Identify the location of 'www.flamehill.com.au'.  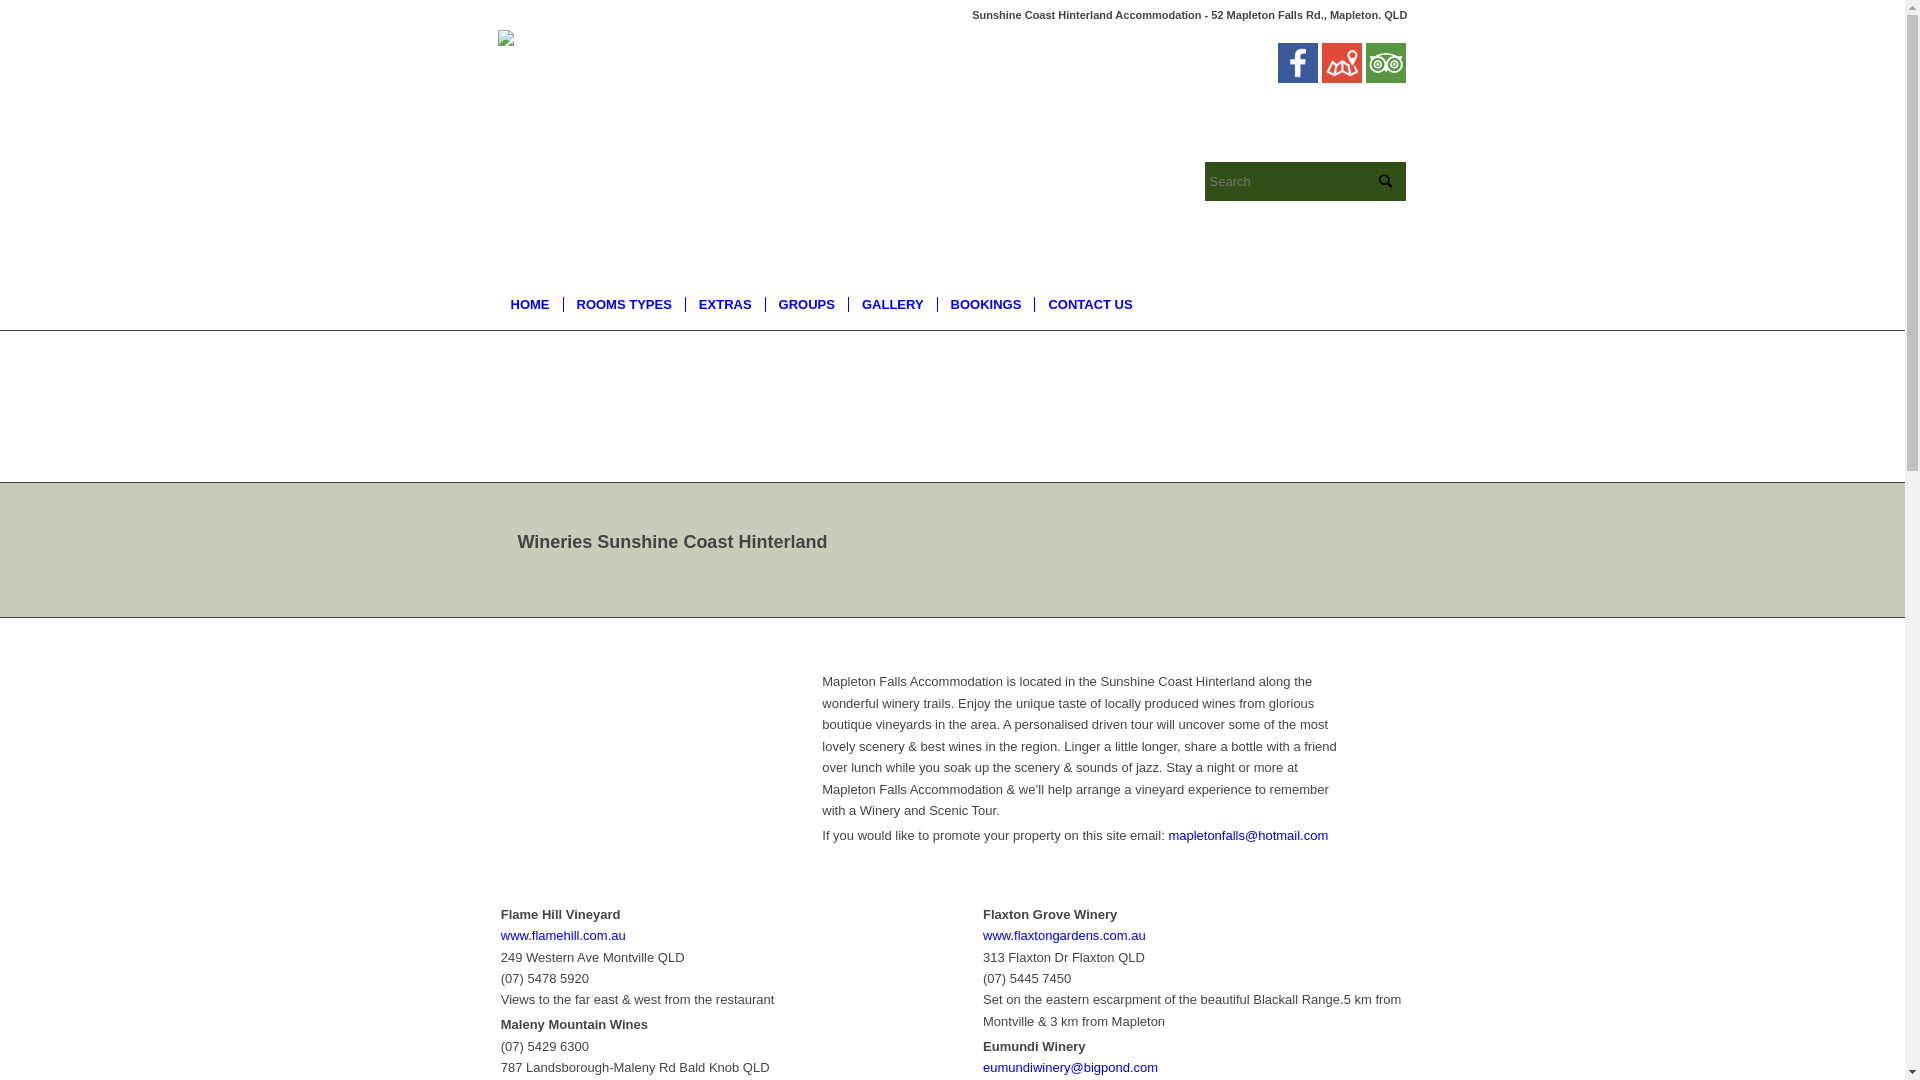
(562, 935).